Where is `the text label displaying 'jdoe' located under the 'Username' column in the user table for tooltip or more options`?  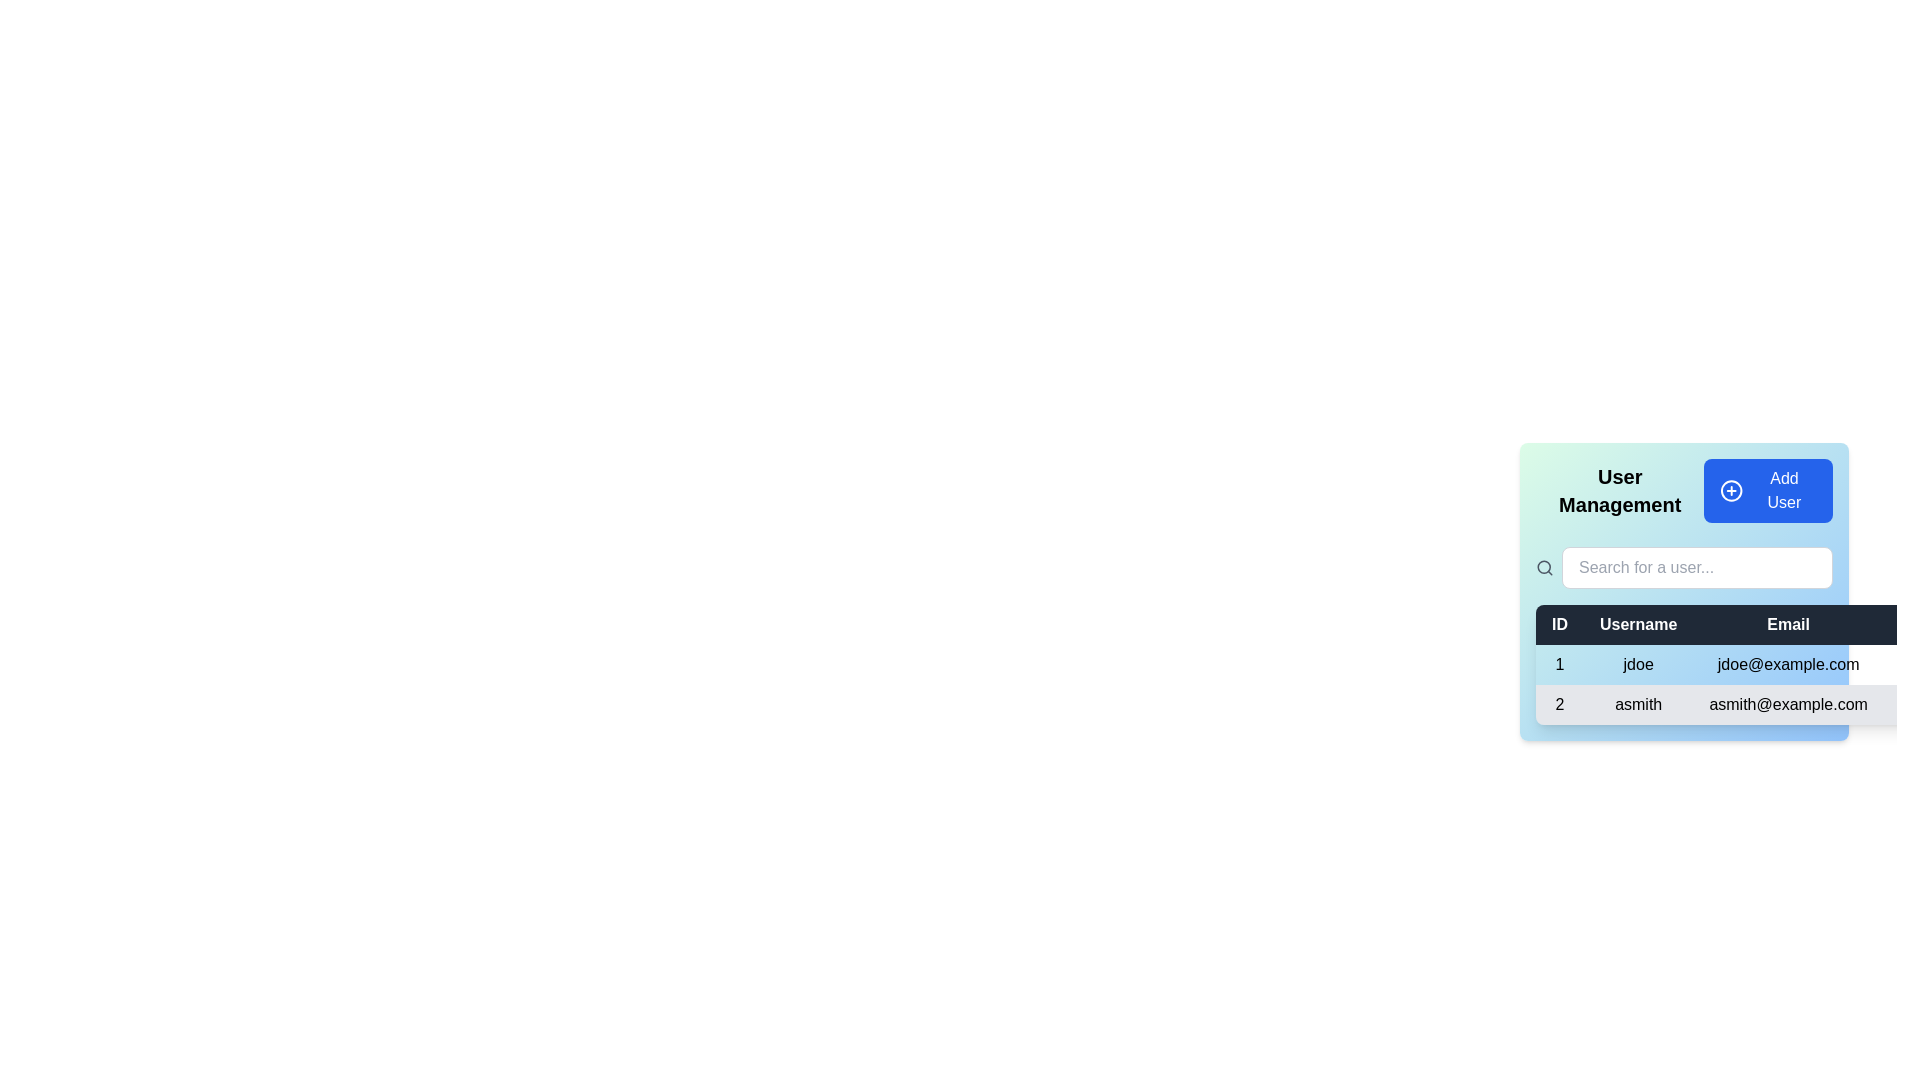
the text label displaying 'jdoe' located under the 'Username' column in the user table for tooltip or more options is located at coordinates (1638, 664).